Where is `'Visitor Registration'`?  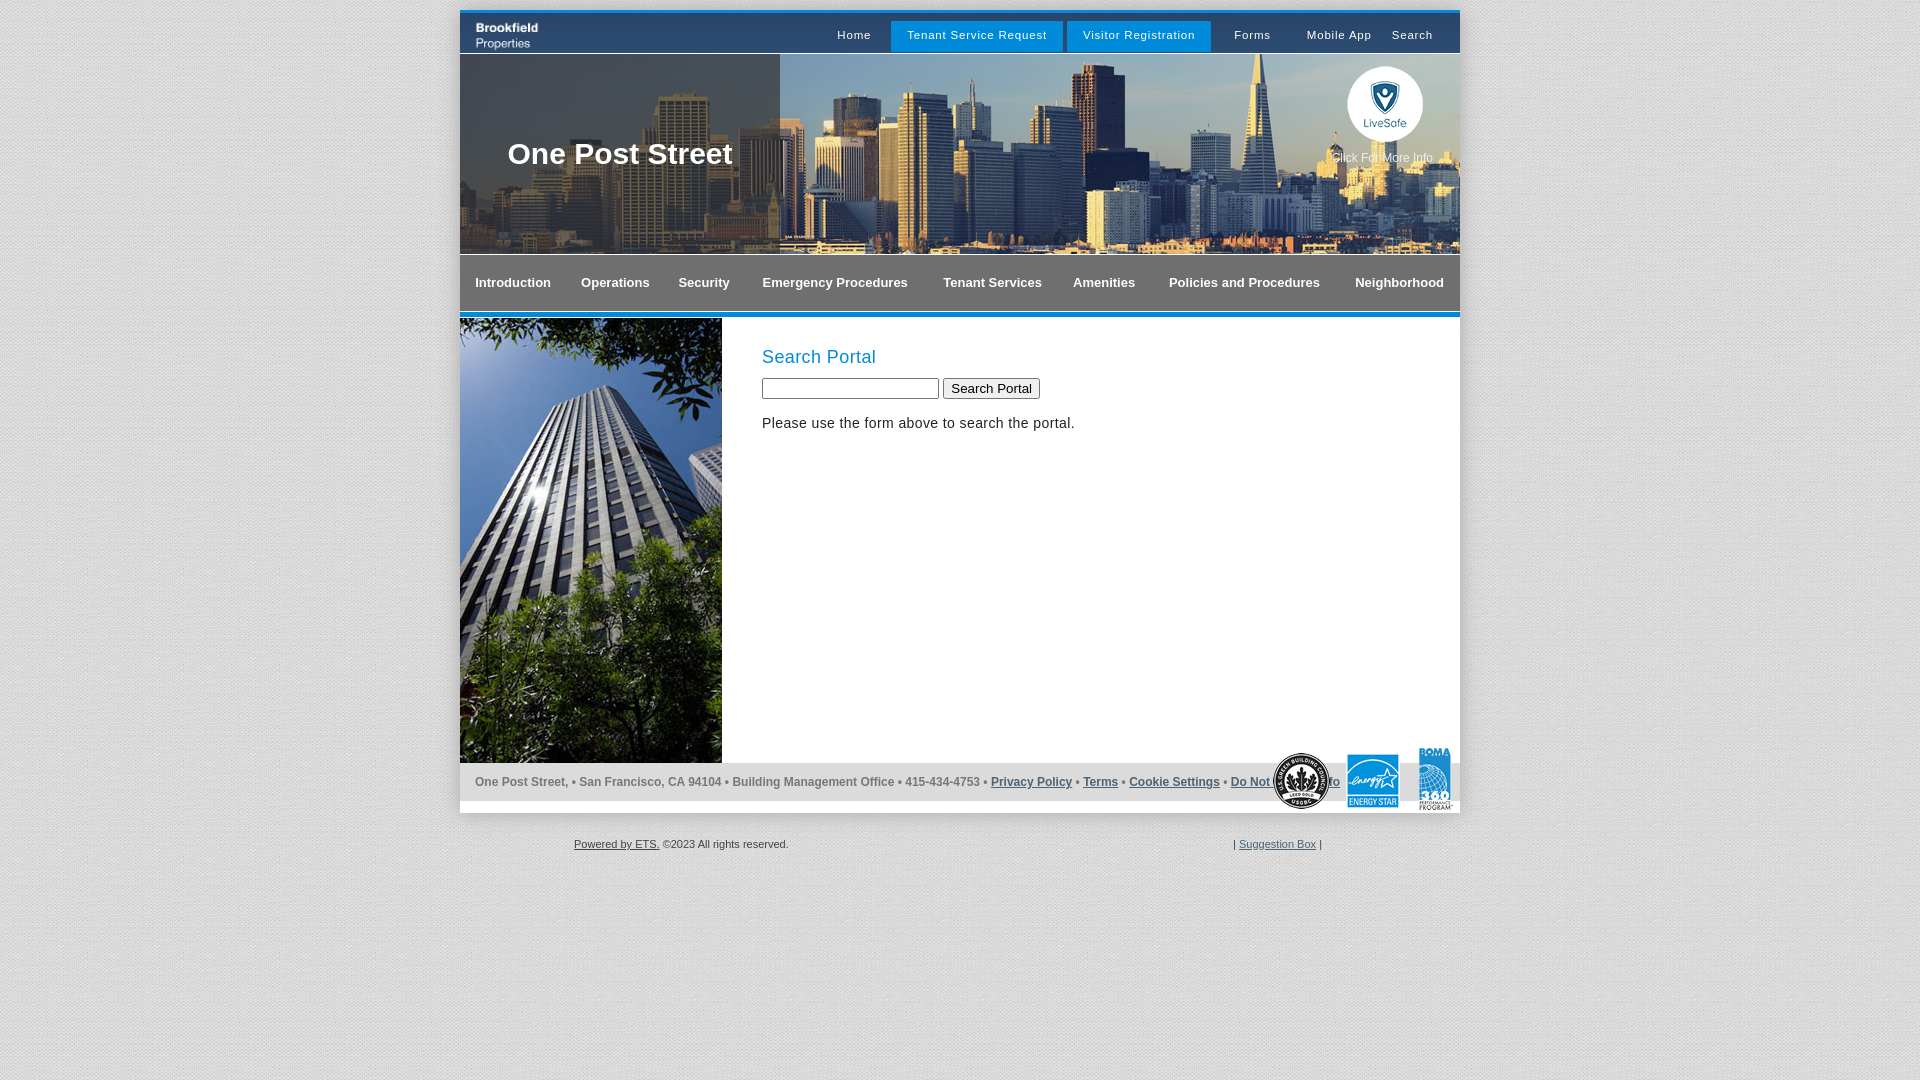 'Visitor Registration' is located at coordinates (1138, 34).